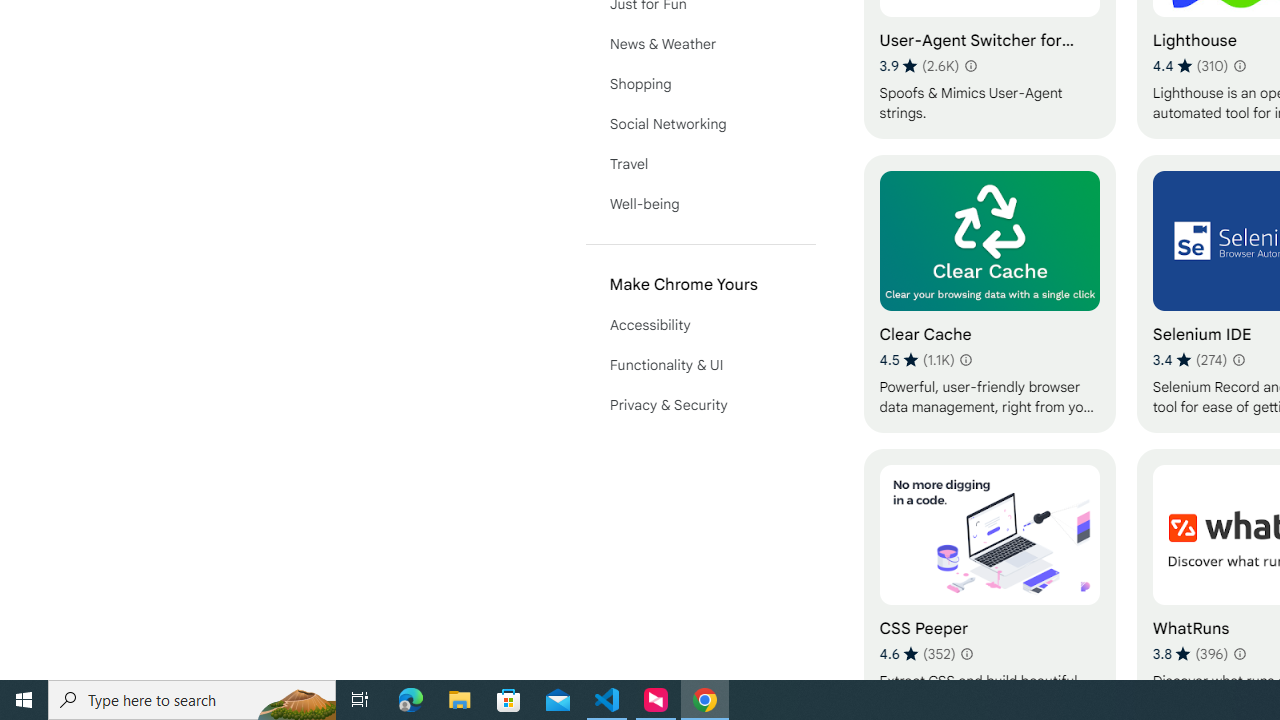 The width and height of the screenshot is (1280, 720). Describe the element at coordinates (700, 365) in the screenshot. I see `'Functionality & UI'` at that location.